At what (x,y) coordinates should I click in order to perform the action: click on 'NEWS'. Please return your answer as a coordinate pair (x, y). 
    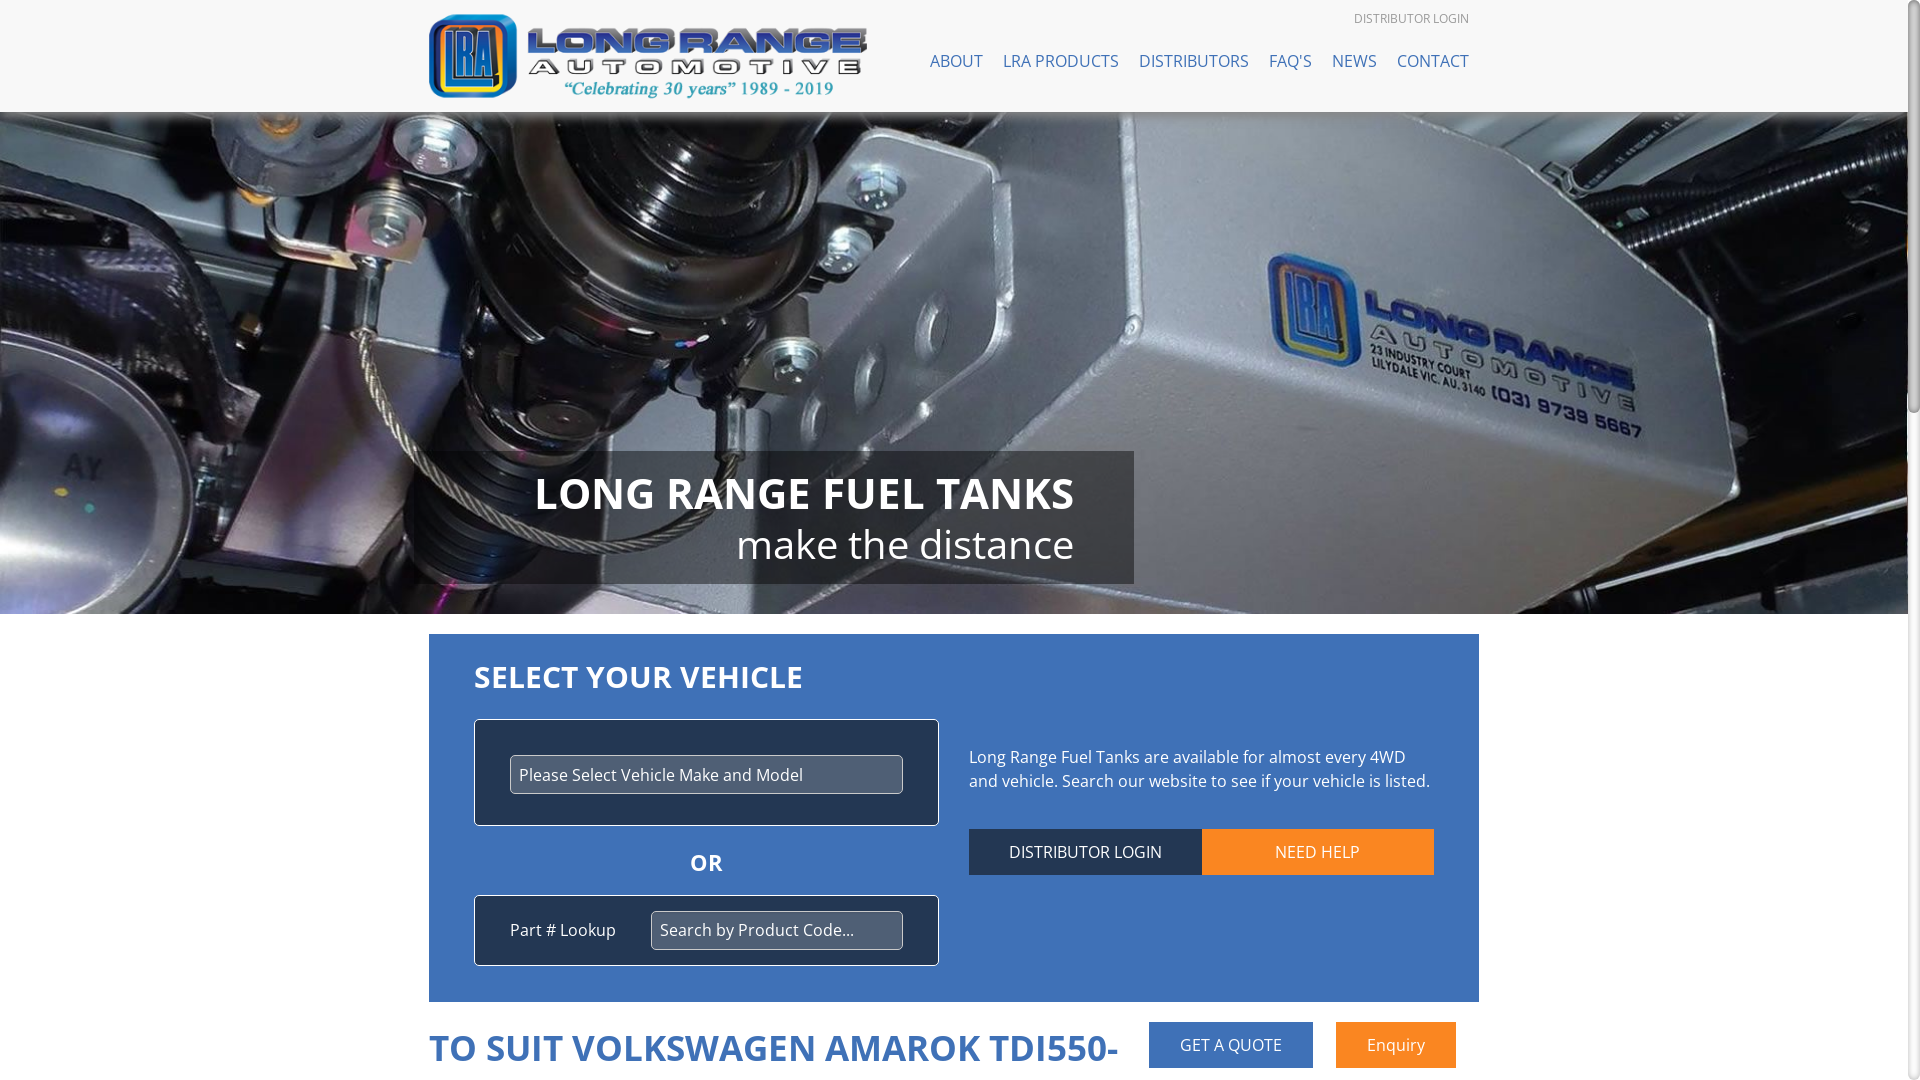
    Looking at the image, I should click on (1354, 60).